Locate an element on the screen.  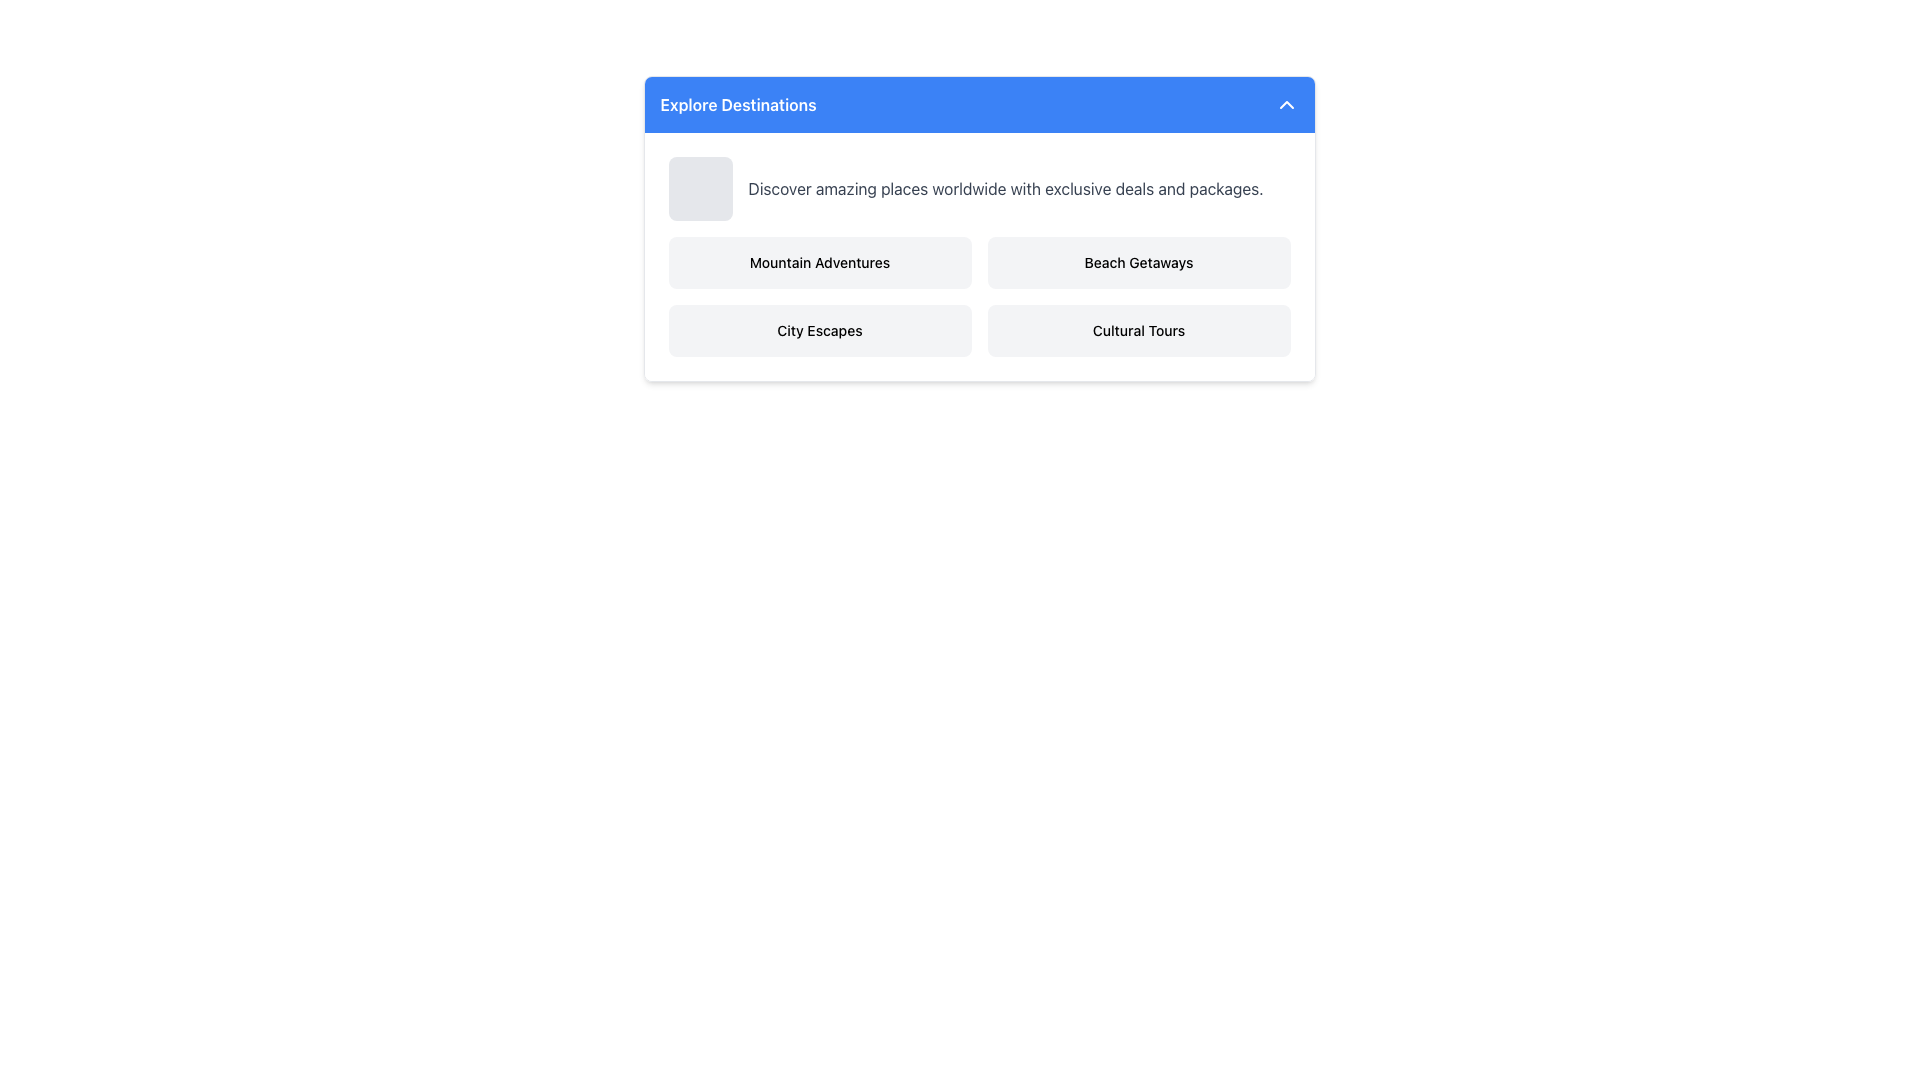
the 'City Escapes' button located in the second row, left column of the grid under 'Mountain Adventures' and to the left of 'Cultural Tours' in the 'Explore Destinations' section is located at coordinates (820, 330).